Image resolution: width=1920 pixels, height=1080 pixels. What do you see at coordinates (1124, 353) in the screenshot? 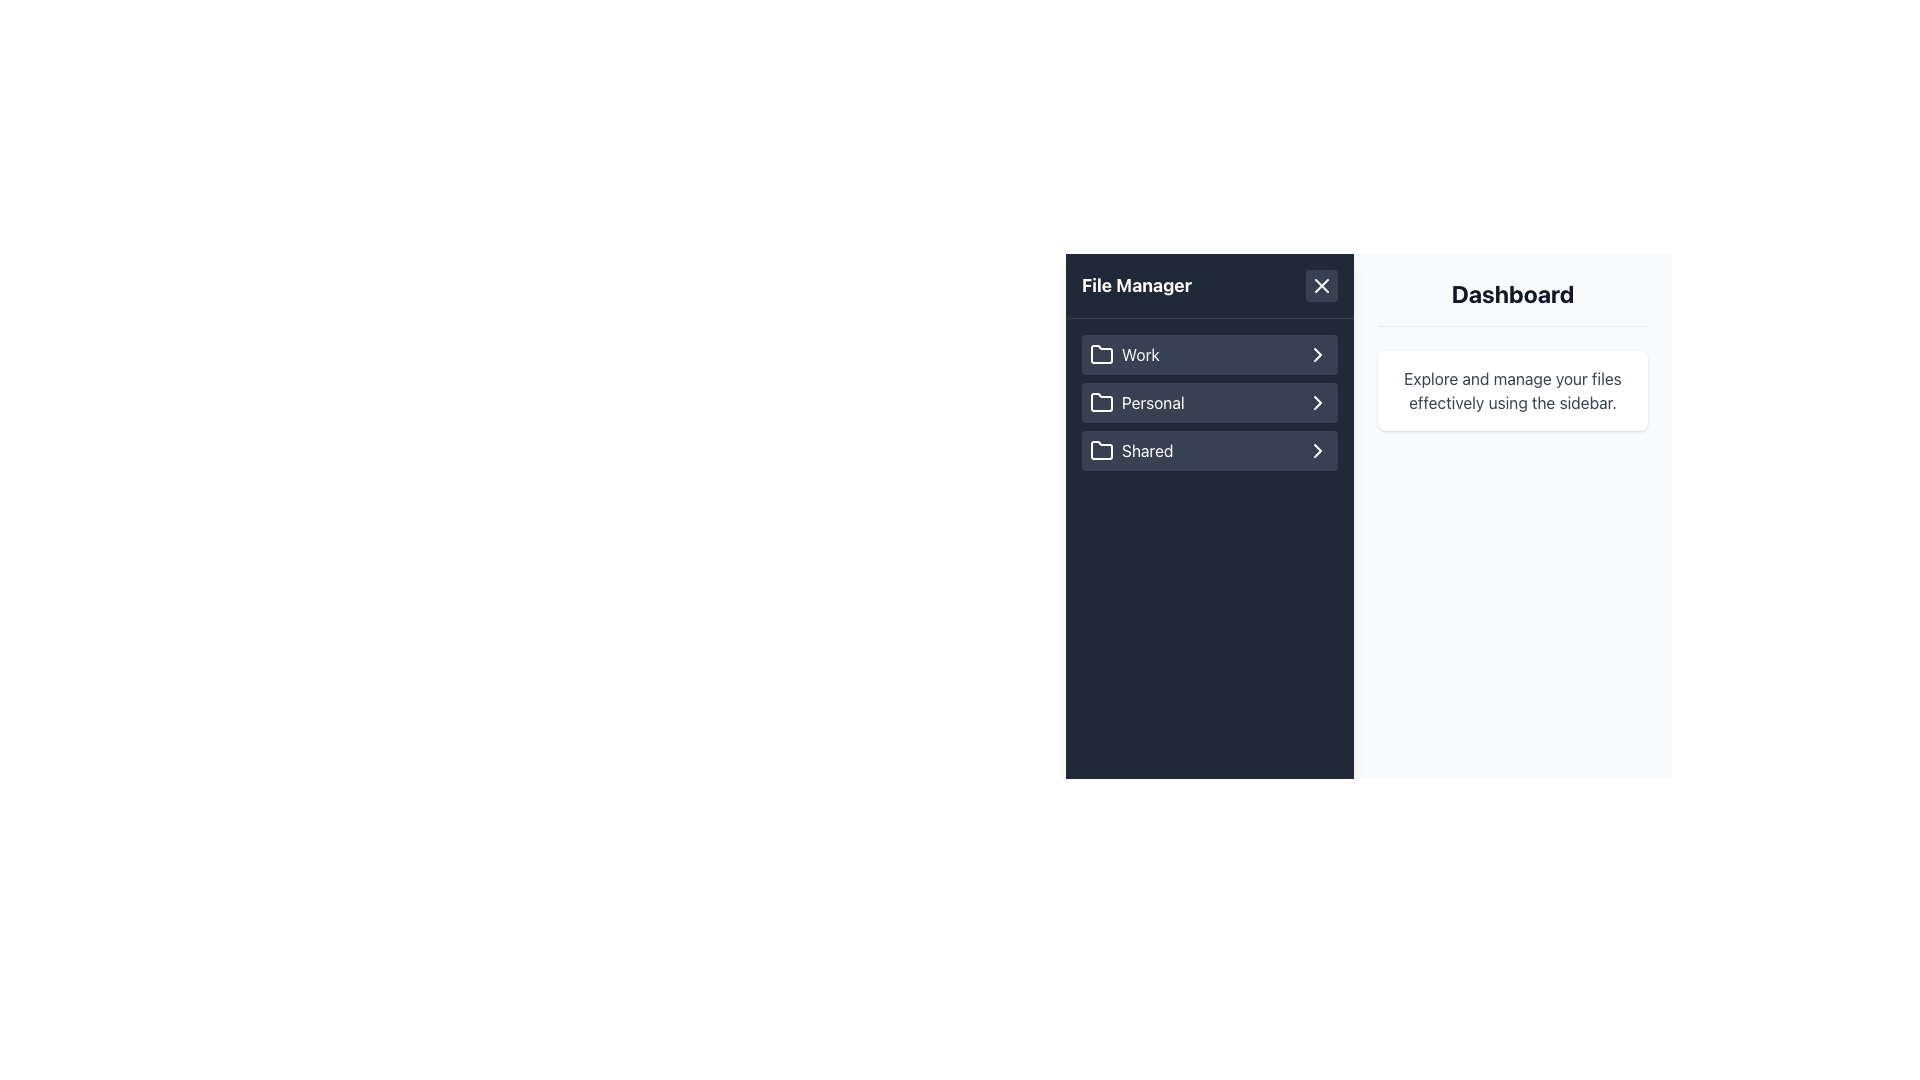
I see `the 'Work' label with icon in the file management interface` at bounding box center [1124, 353].